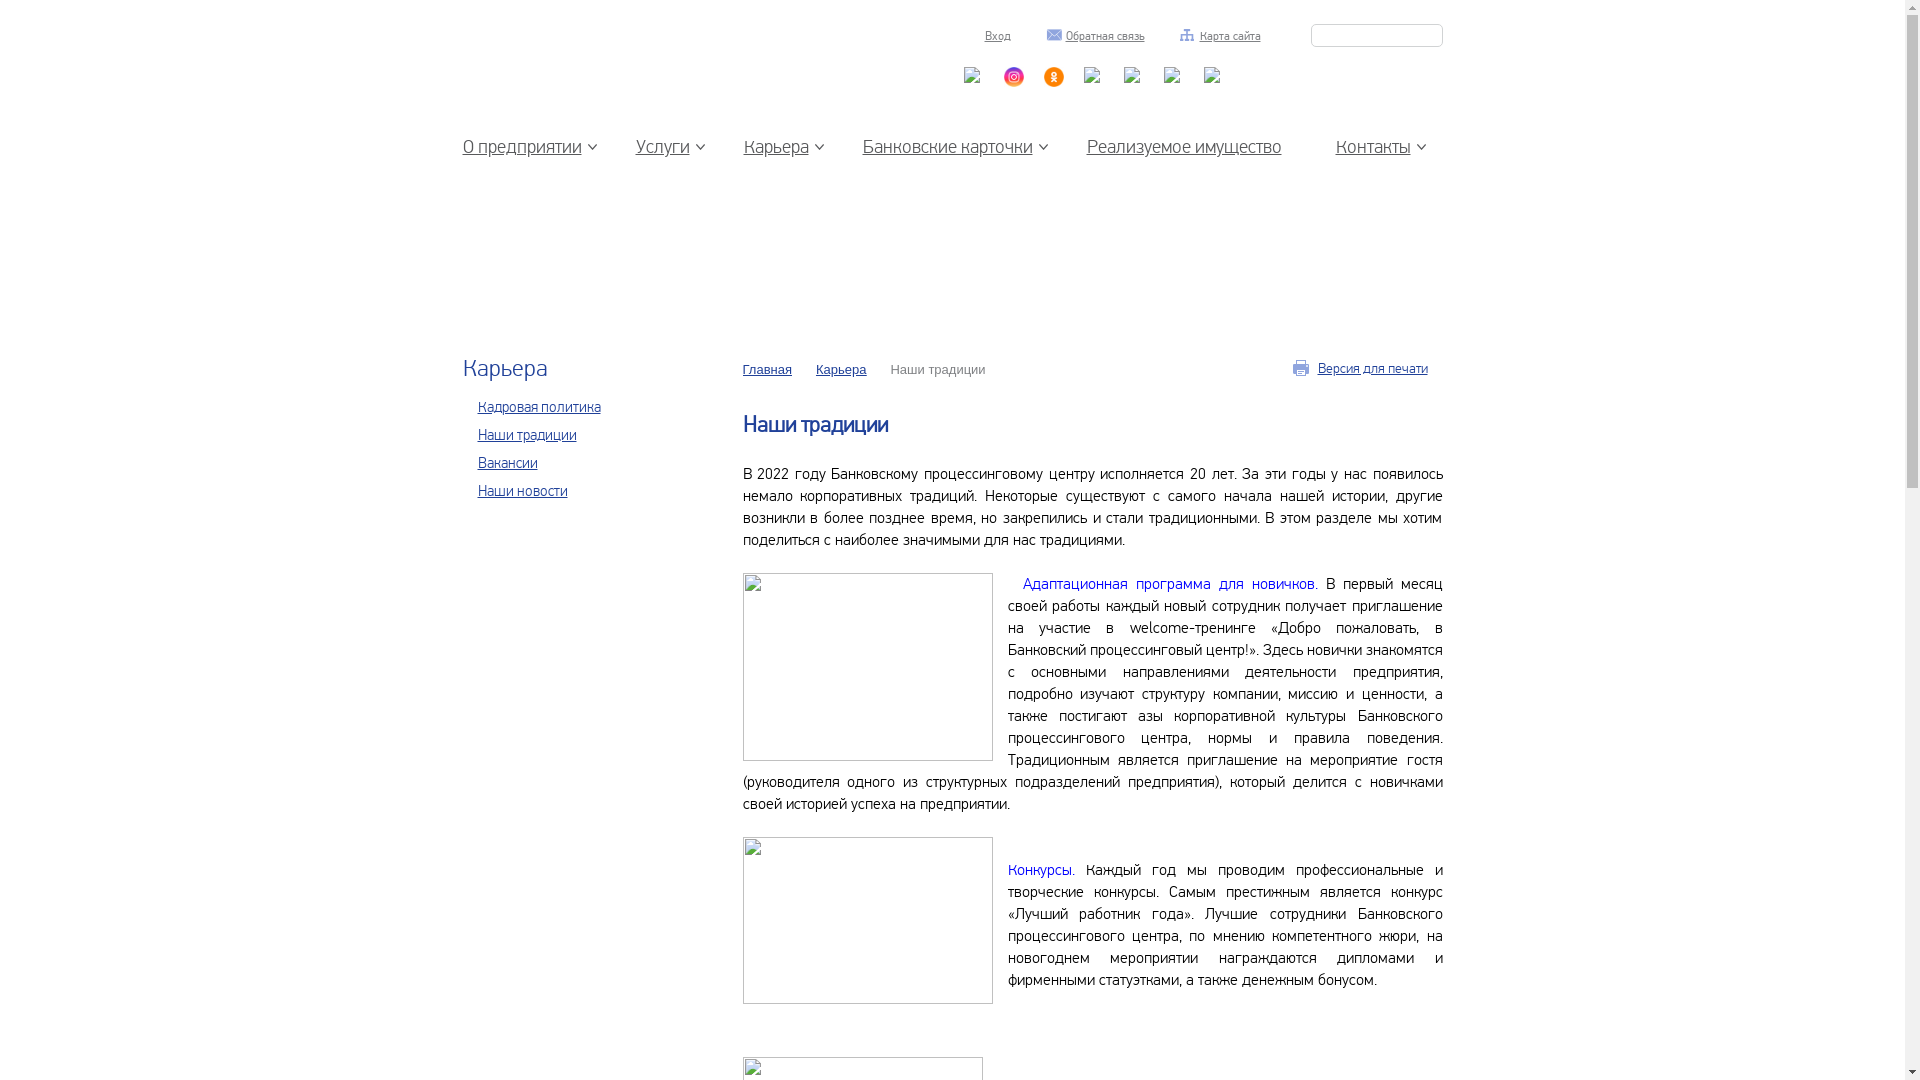  I want to click on 'Facebook', so click(1174, 93).